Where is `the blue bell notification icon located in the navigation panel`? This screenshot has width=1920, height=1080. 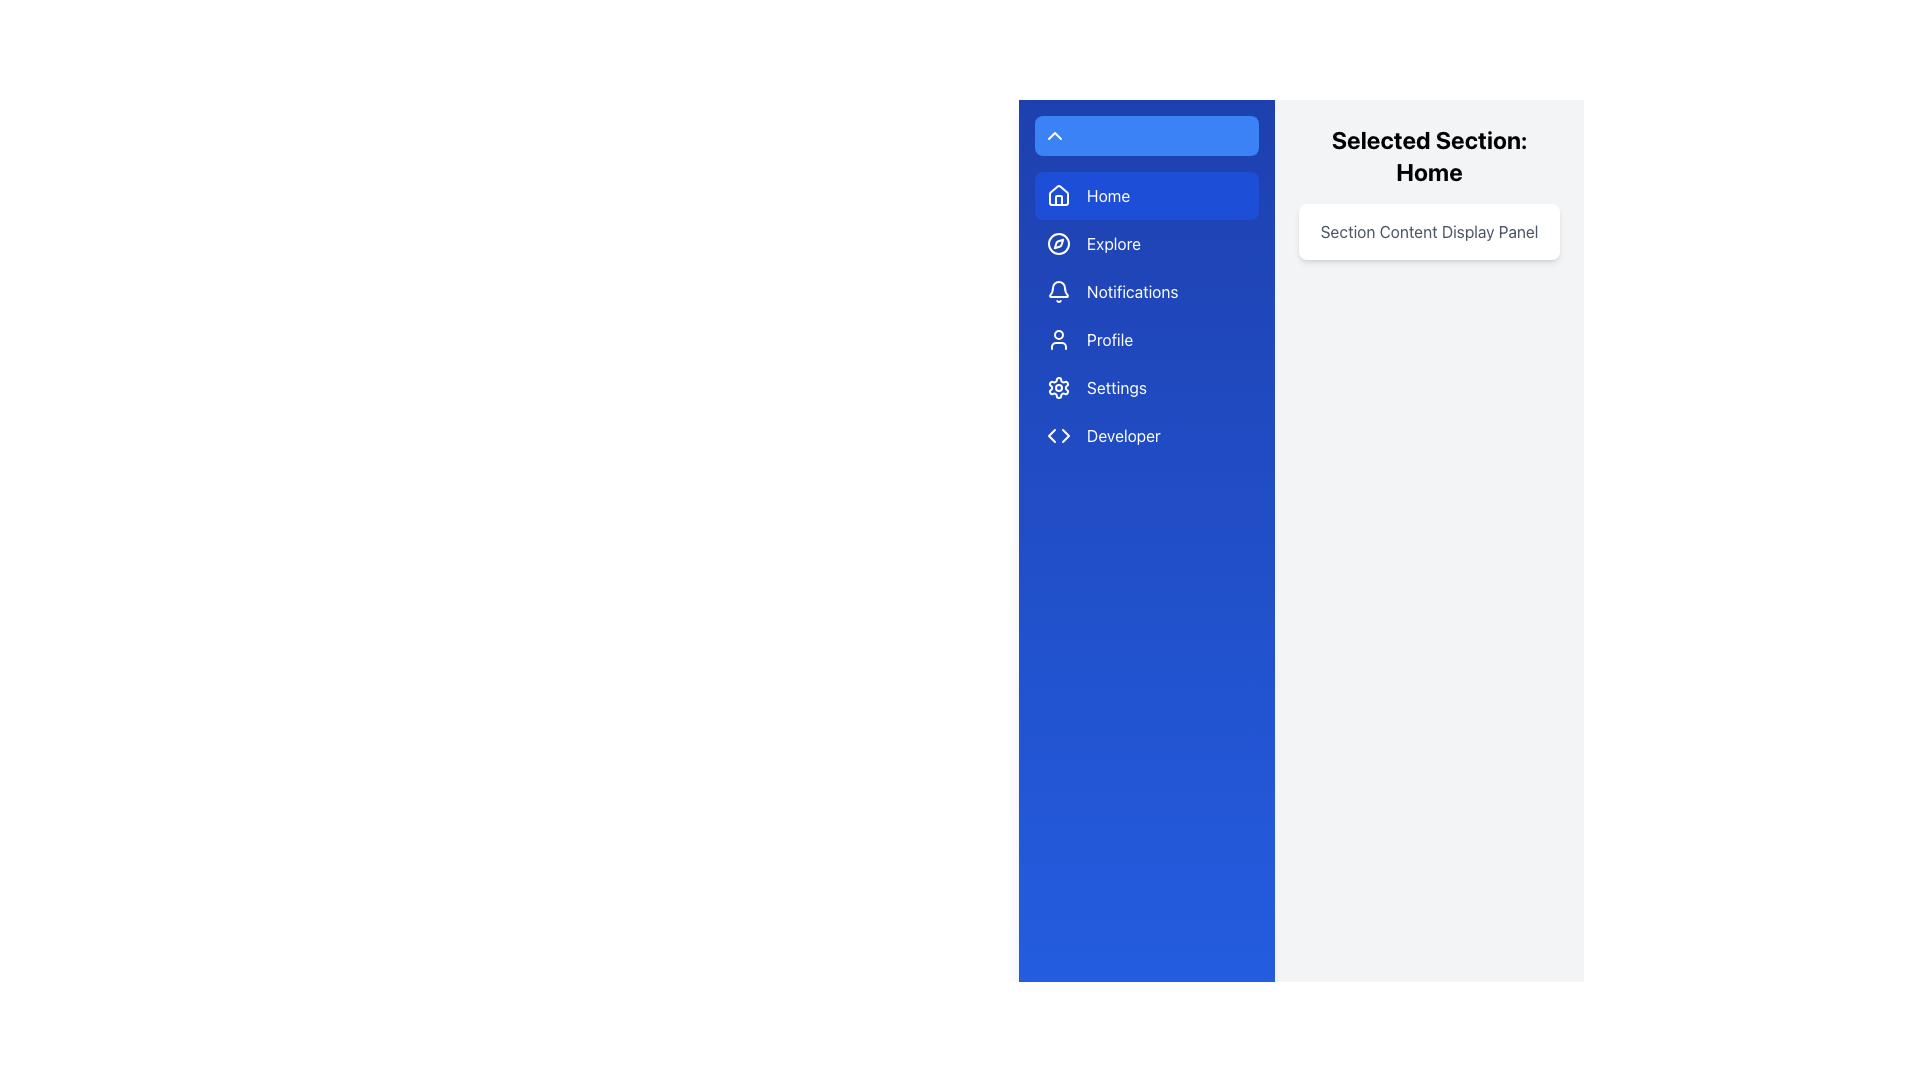 the blue bell notification icon located in the navigation panel is located at coordinates (1058, 289).